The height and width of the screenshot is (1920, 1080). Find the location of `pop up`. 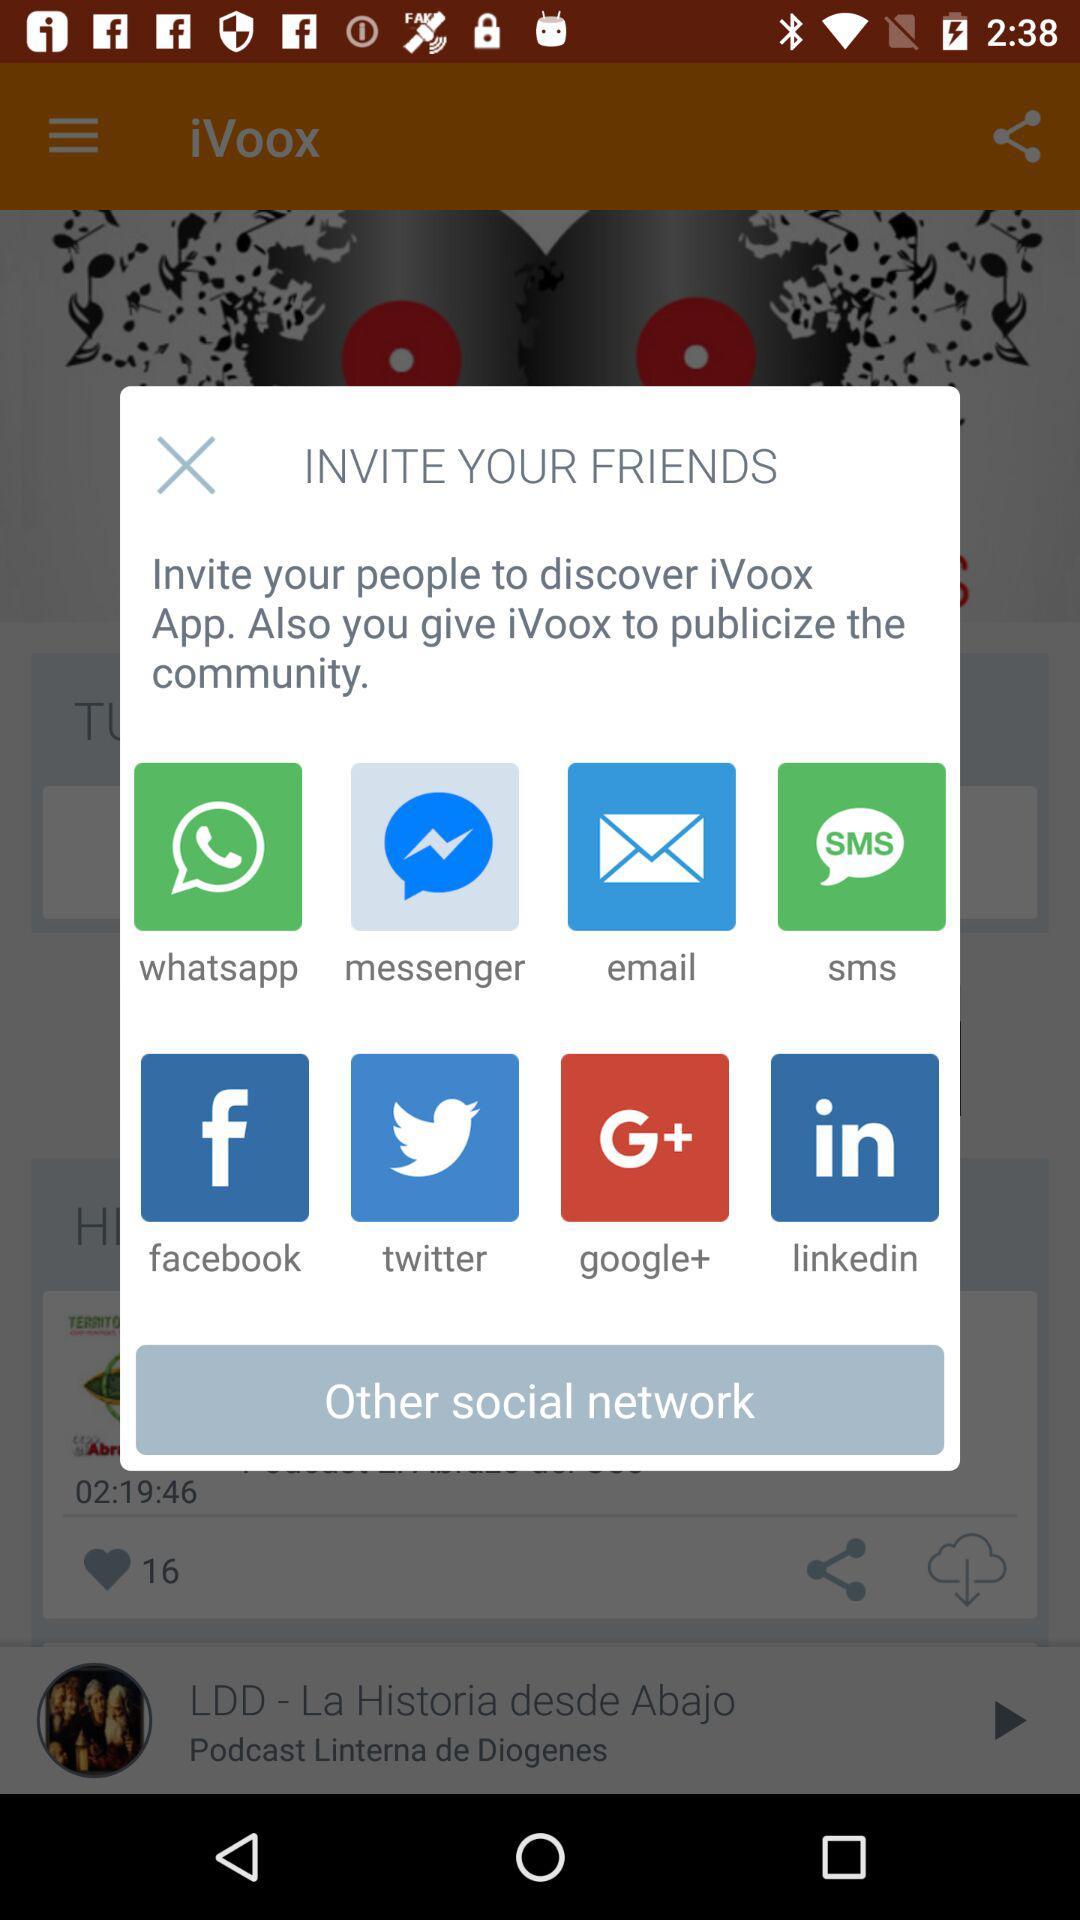

pop up is located at coordinates (186, 464).